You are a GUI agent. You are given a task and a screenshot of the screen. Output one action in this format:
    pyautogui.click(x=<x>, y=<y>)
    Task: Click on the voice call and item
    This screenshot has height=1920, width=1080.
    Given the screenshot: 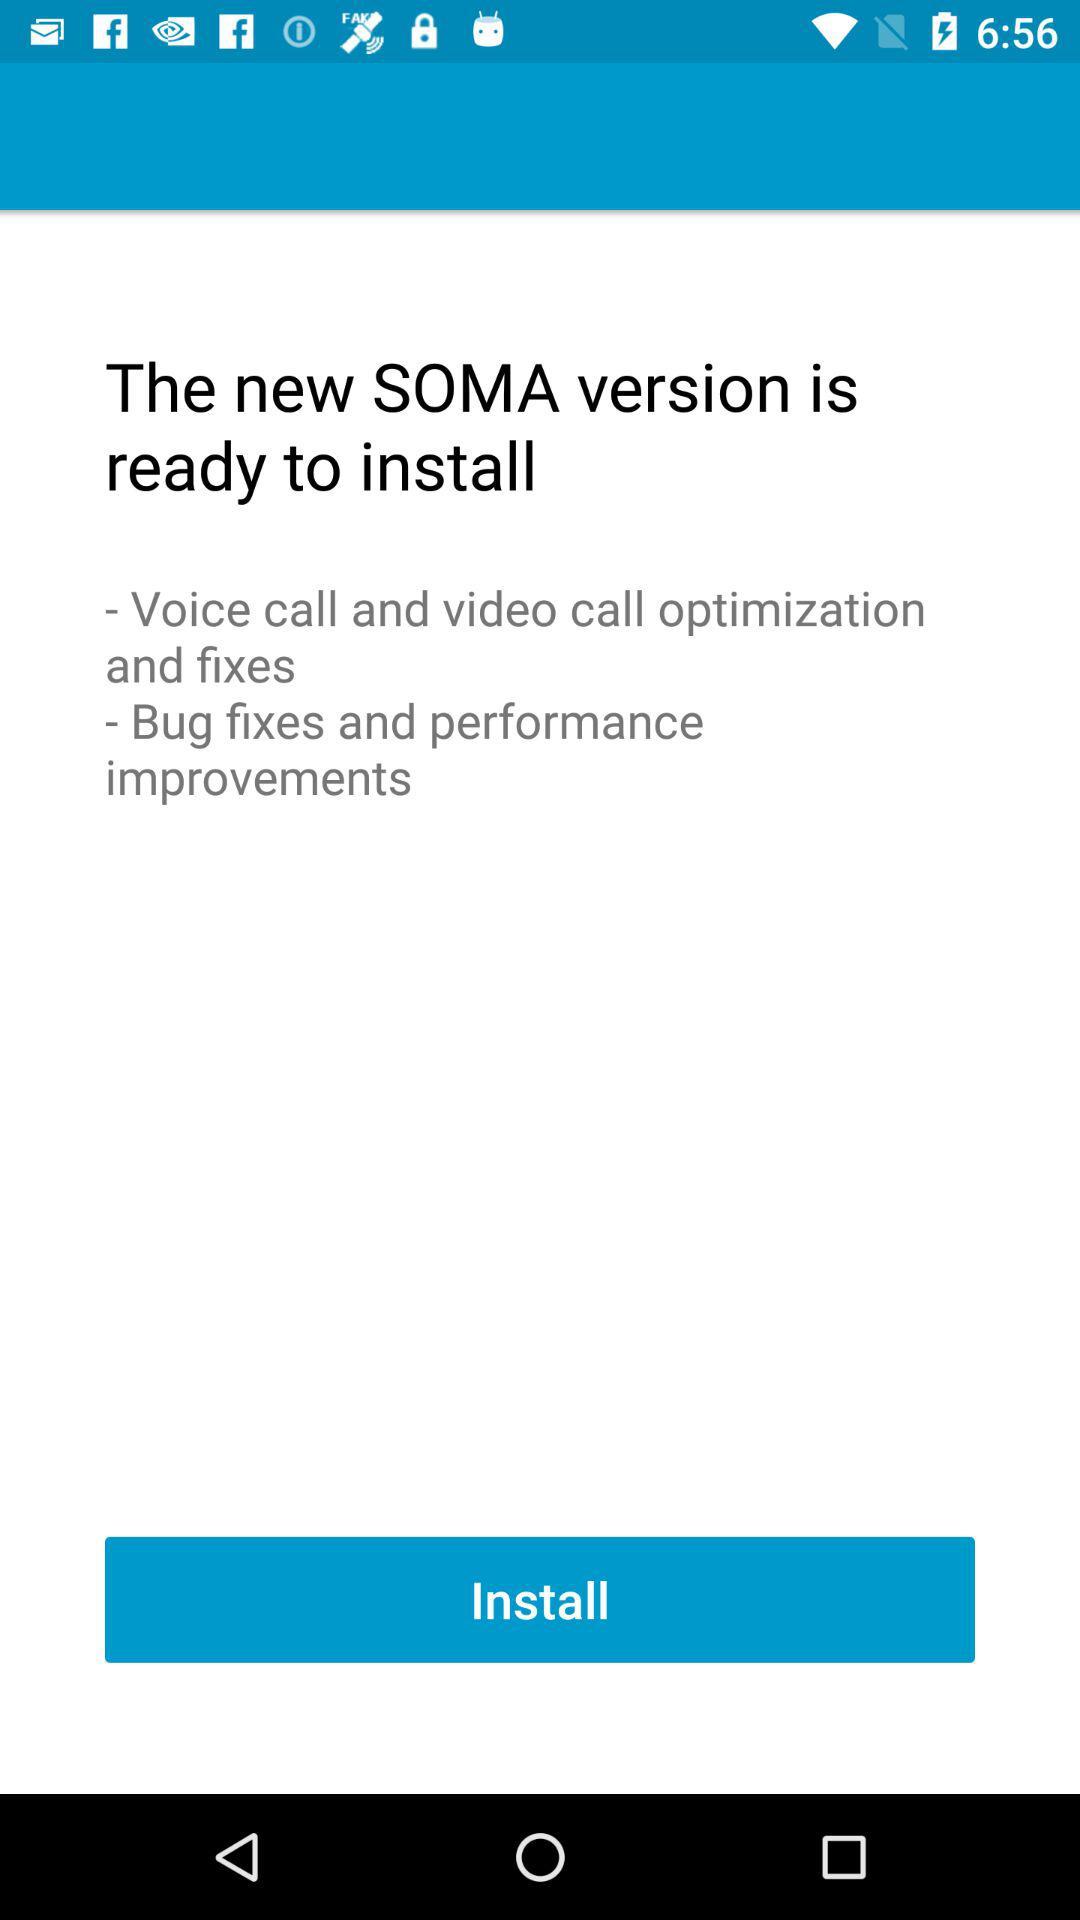 What is the action you would take?
    pyautogui.click(x=540, y=691)
    